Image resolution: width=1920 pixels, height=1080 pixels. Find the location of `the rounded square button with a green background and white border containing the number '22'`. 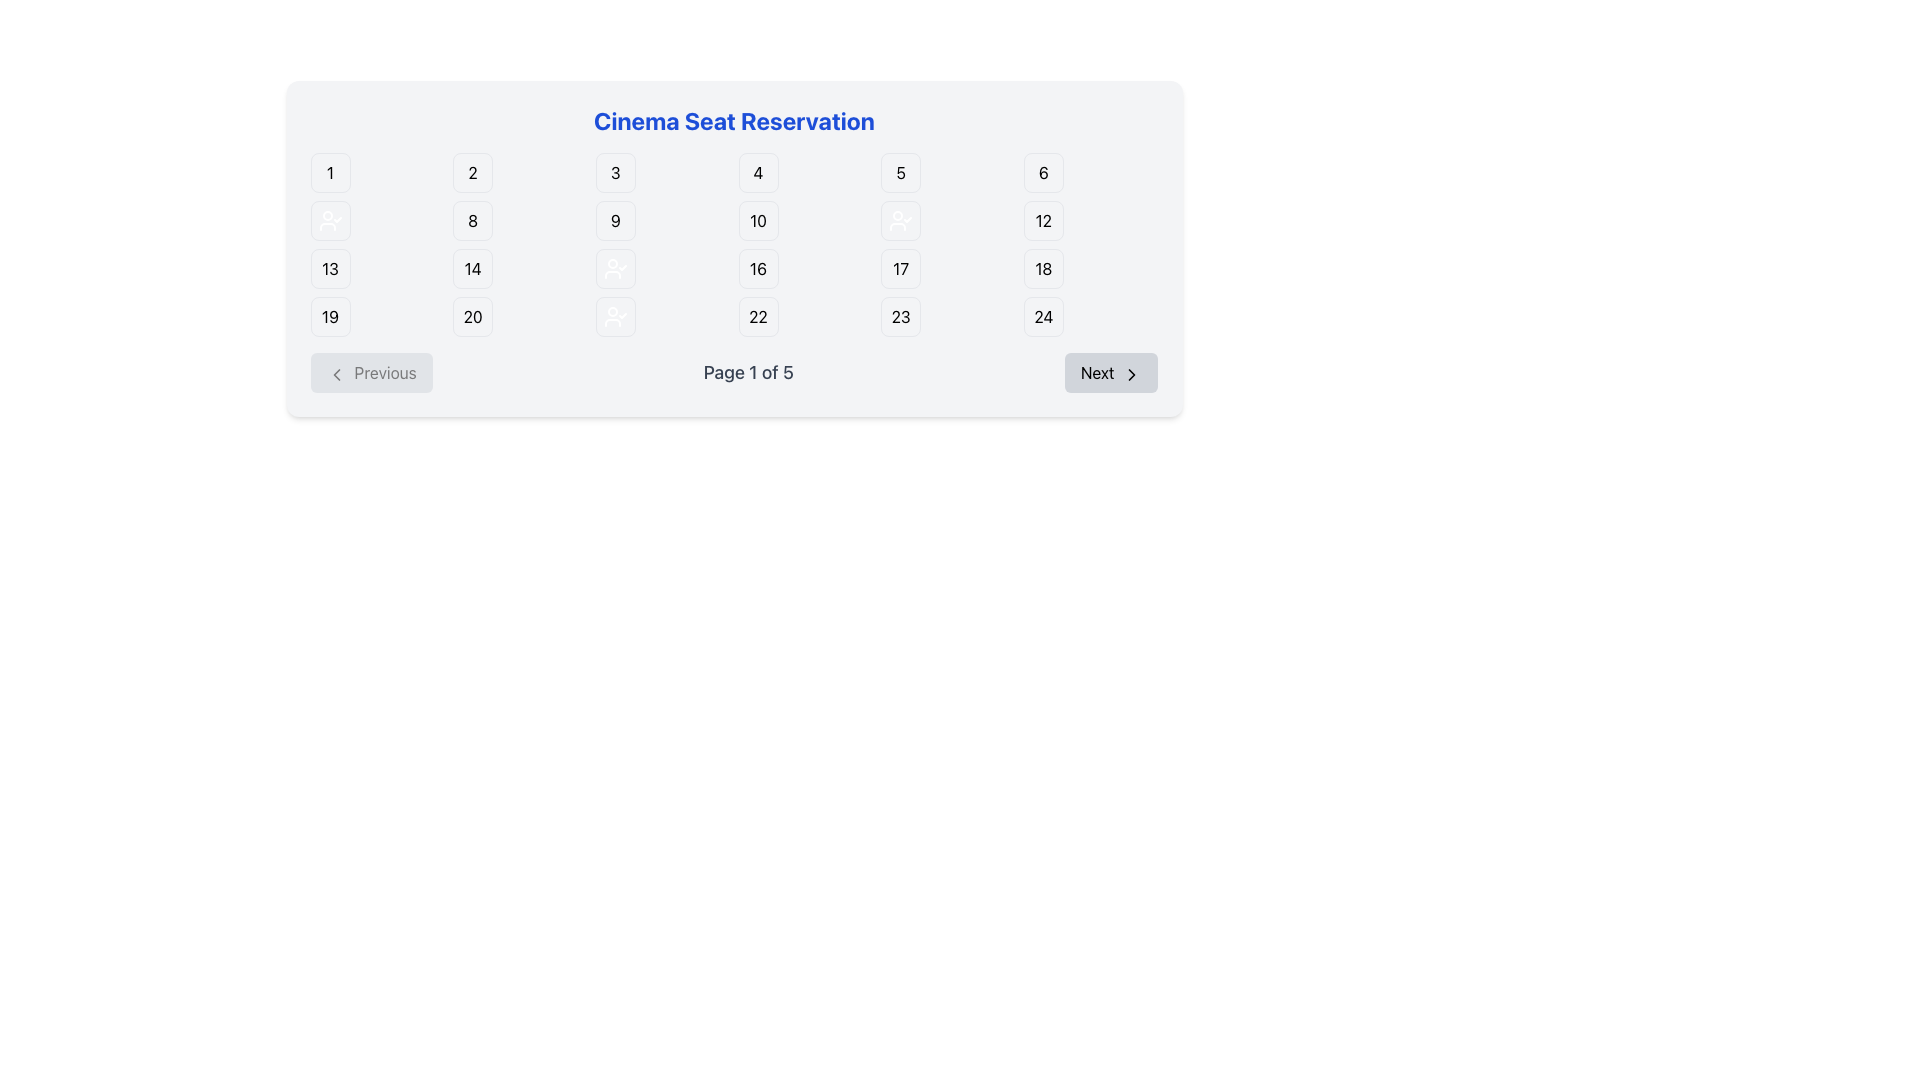

the rounded square button with a green background and white border containing the number '22' is located at coordinates (757, 315).